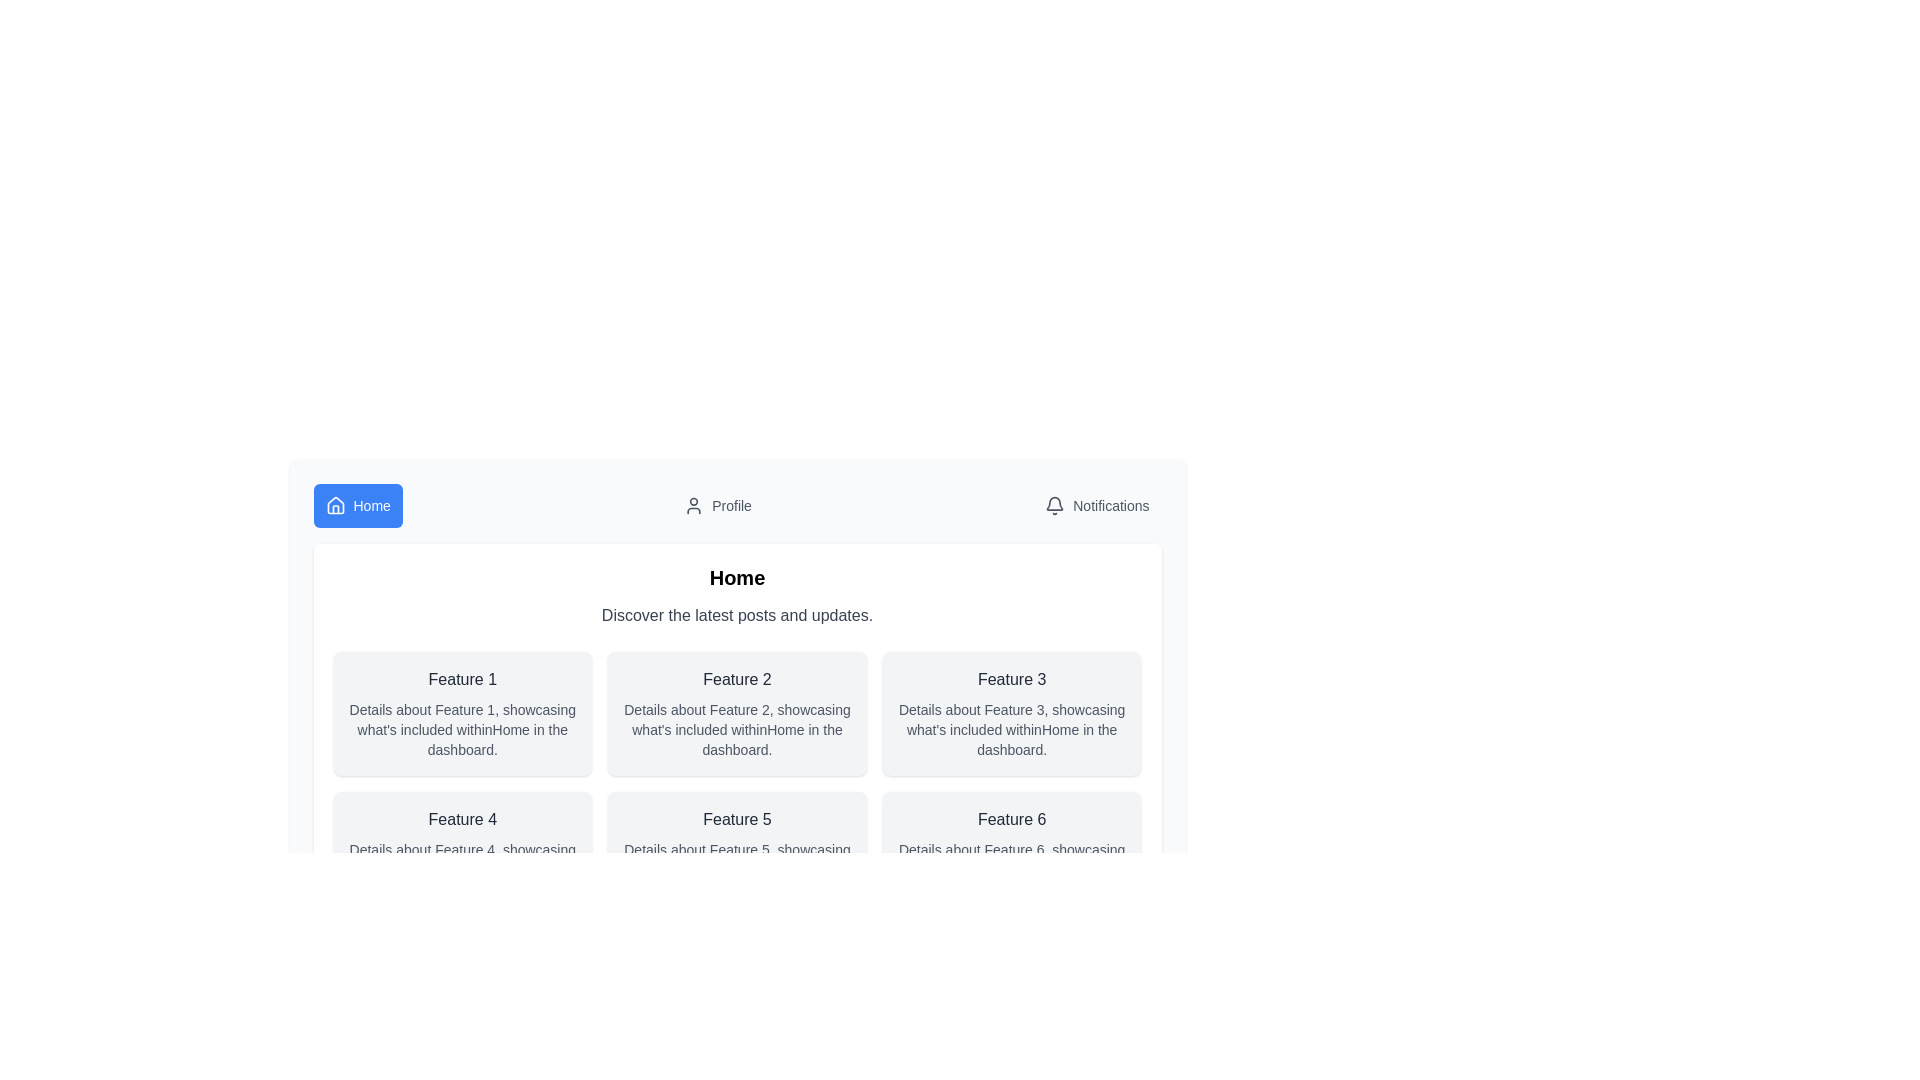  What do you see at coordinates (736, 712) in the screenshot?
I see `the Informational card about Feature 2 to navigate to adjacent cards in the grid layout` at bounding box center [736, 712].